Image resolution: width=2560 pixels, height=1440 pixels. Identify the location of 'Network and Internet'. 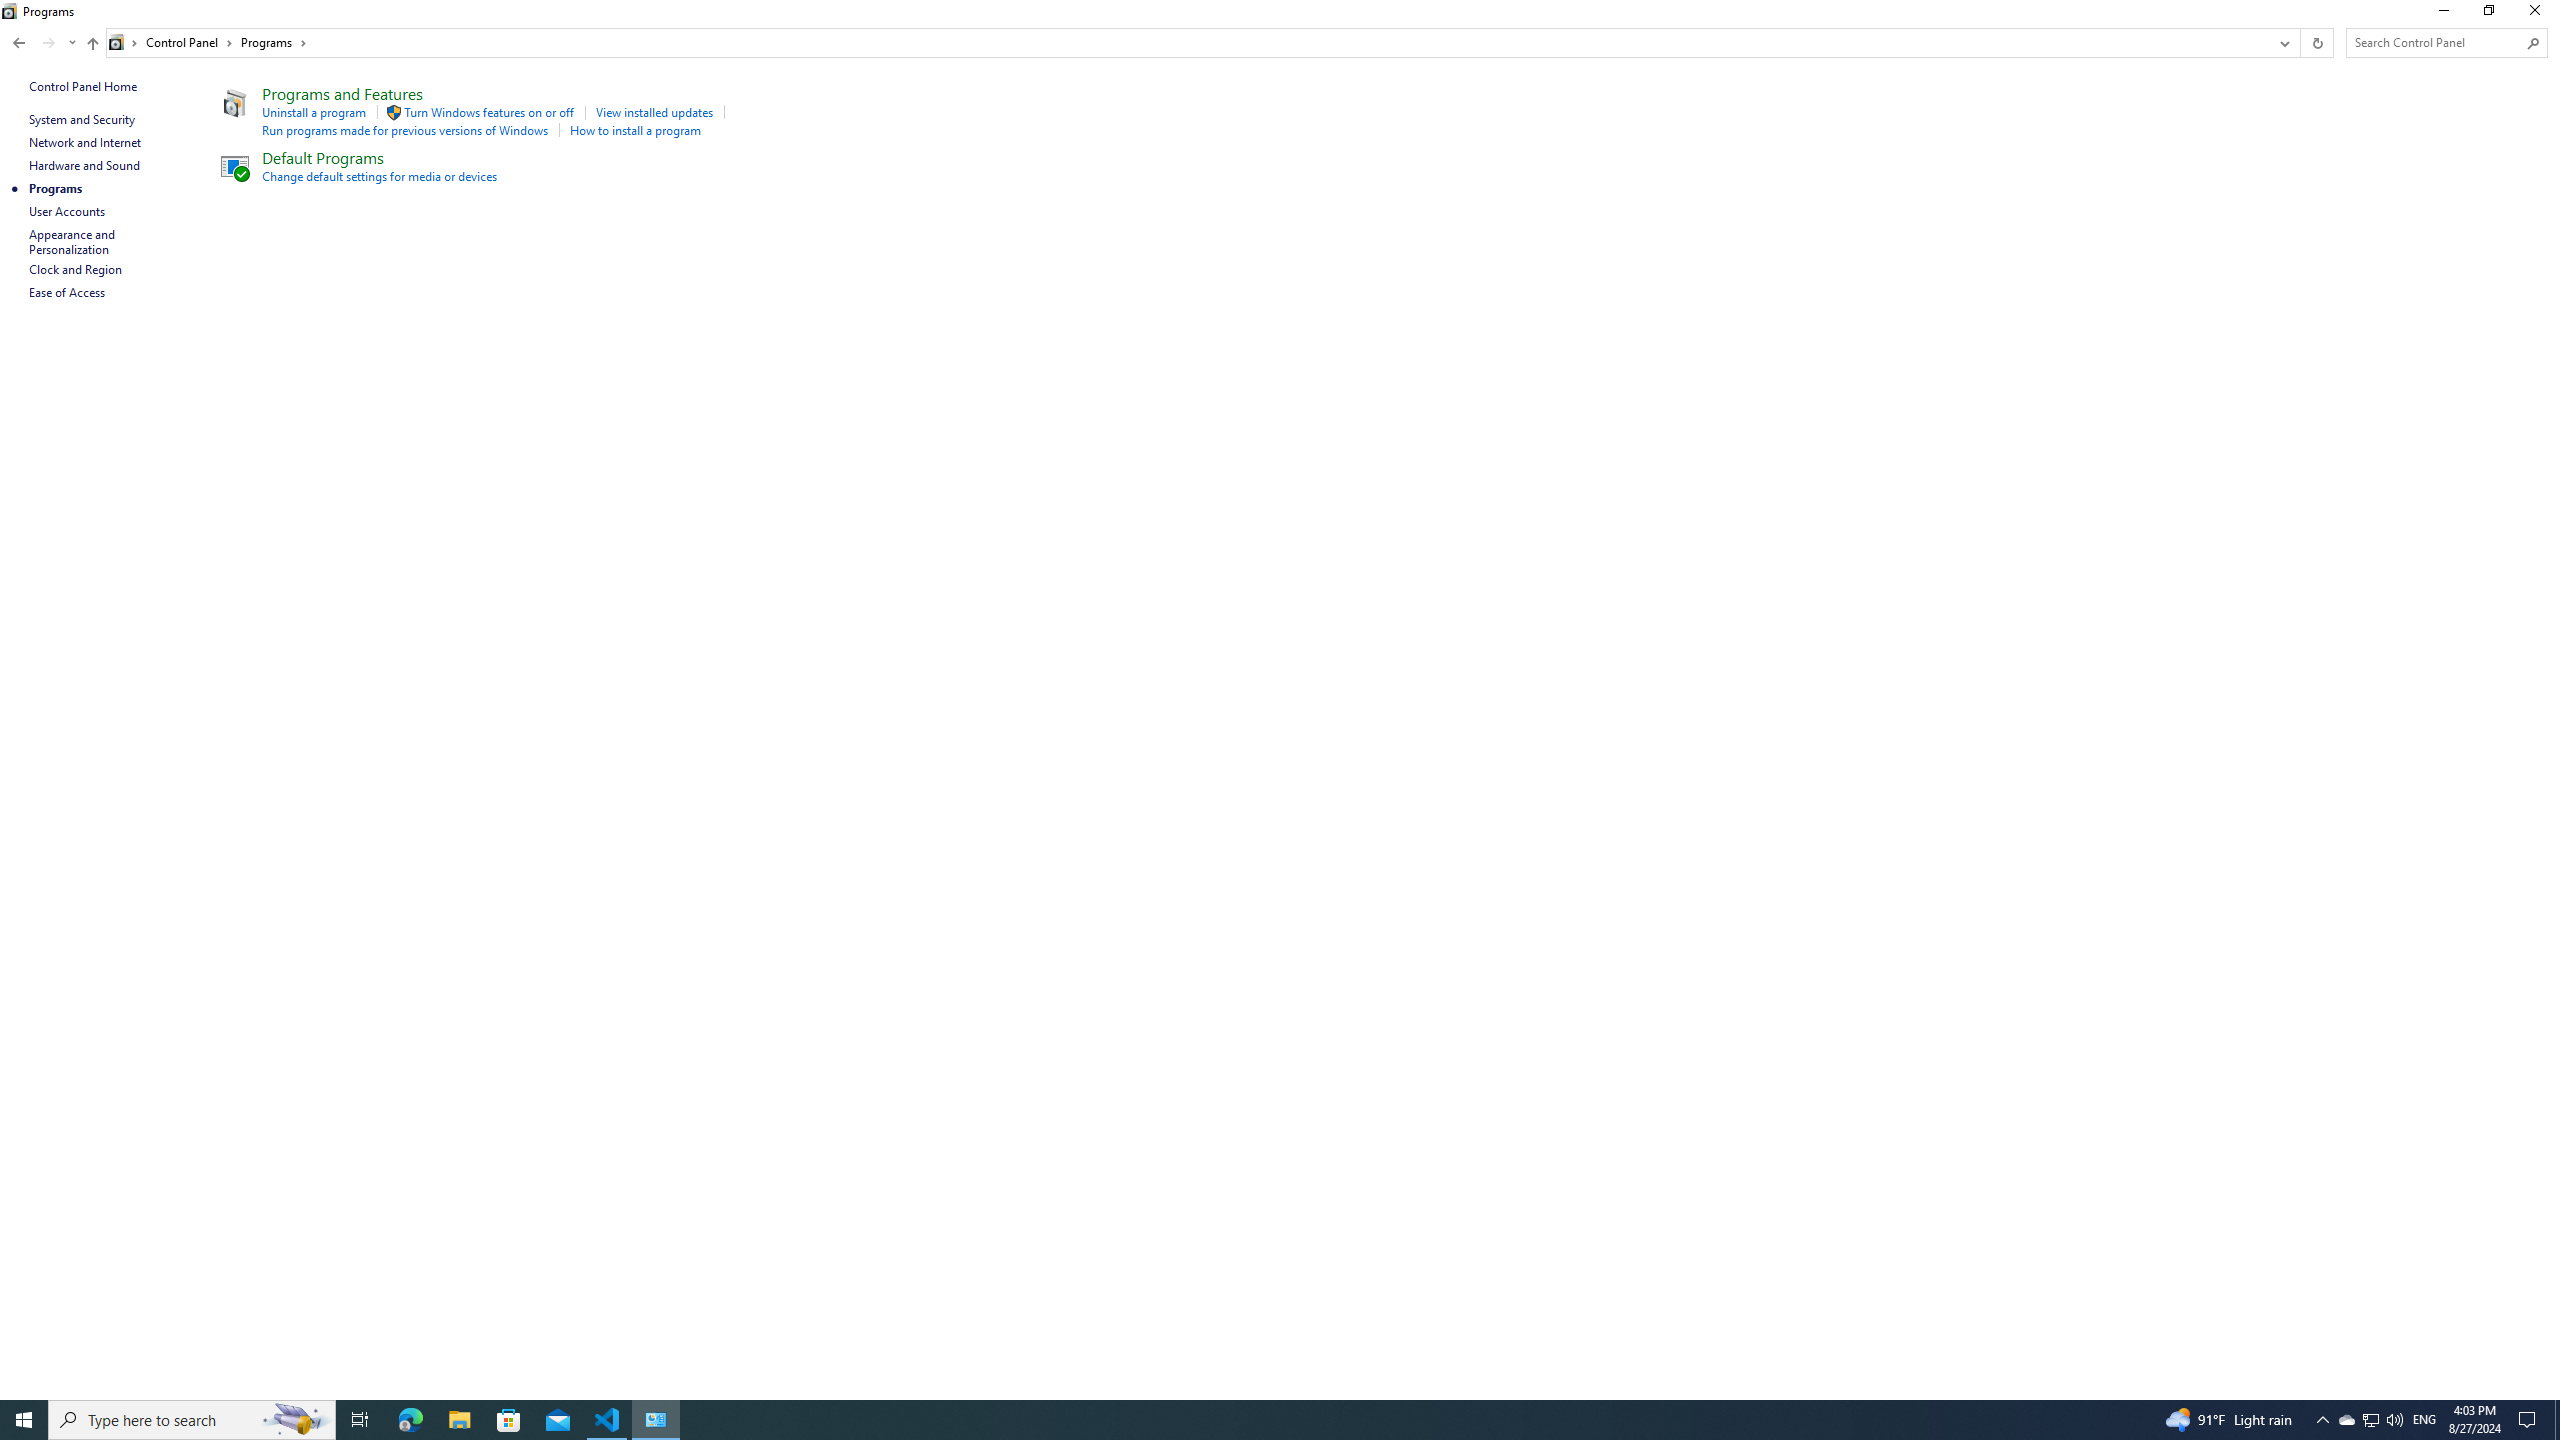
(85, 141).